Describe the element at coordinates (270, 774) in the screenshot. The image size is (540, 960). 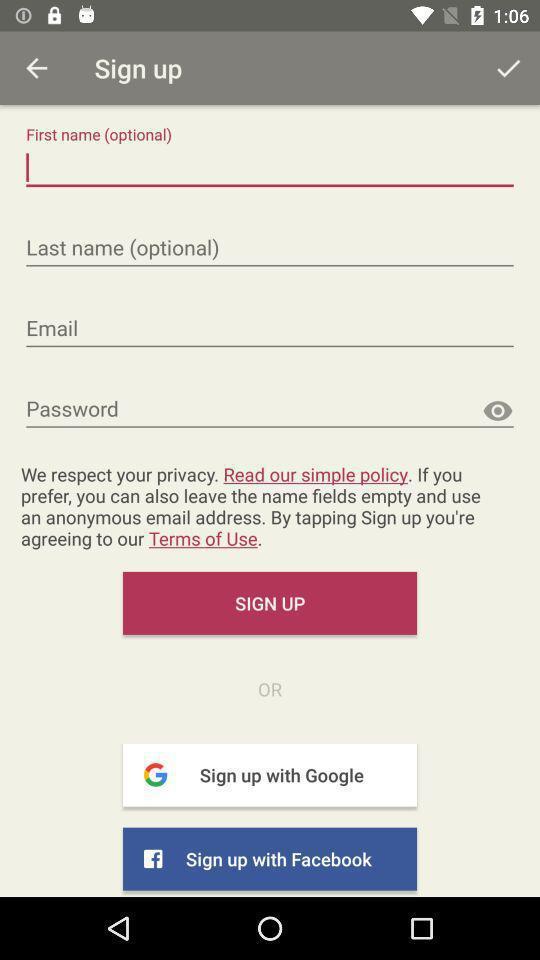
I see `sign up with google which is bottom second` at that location.